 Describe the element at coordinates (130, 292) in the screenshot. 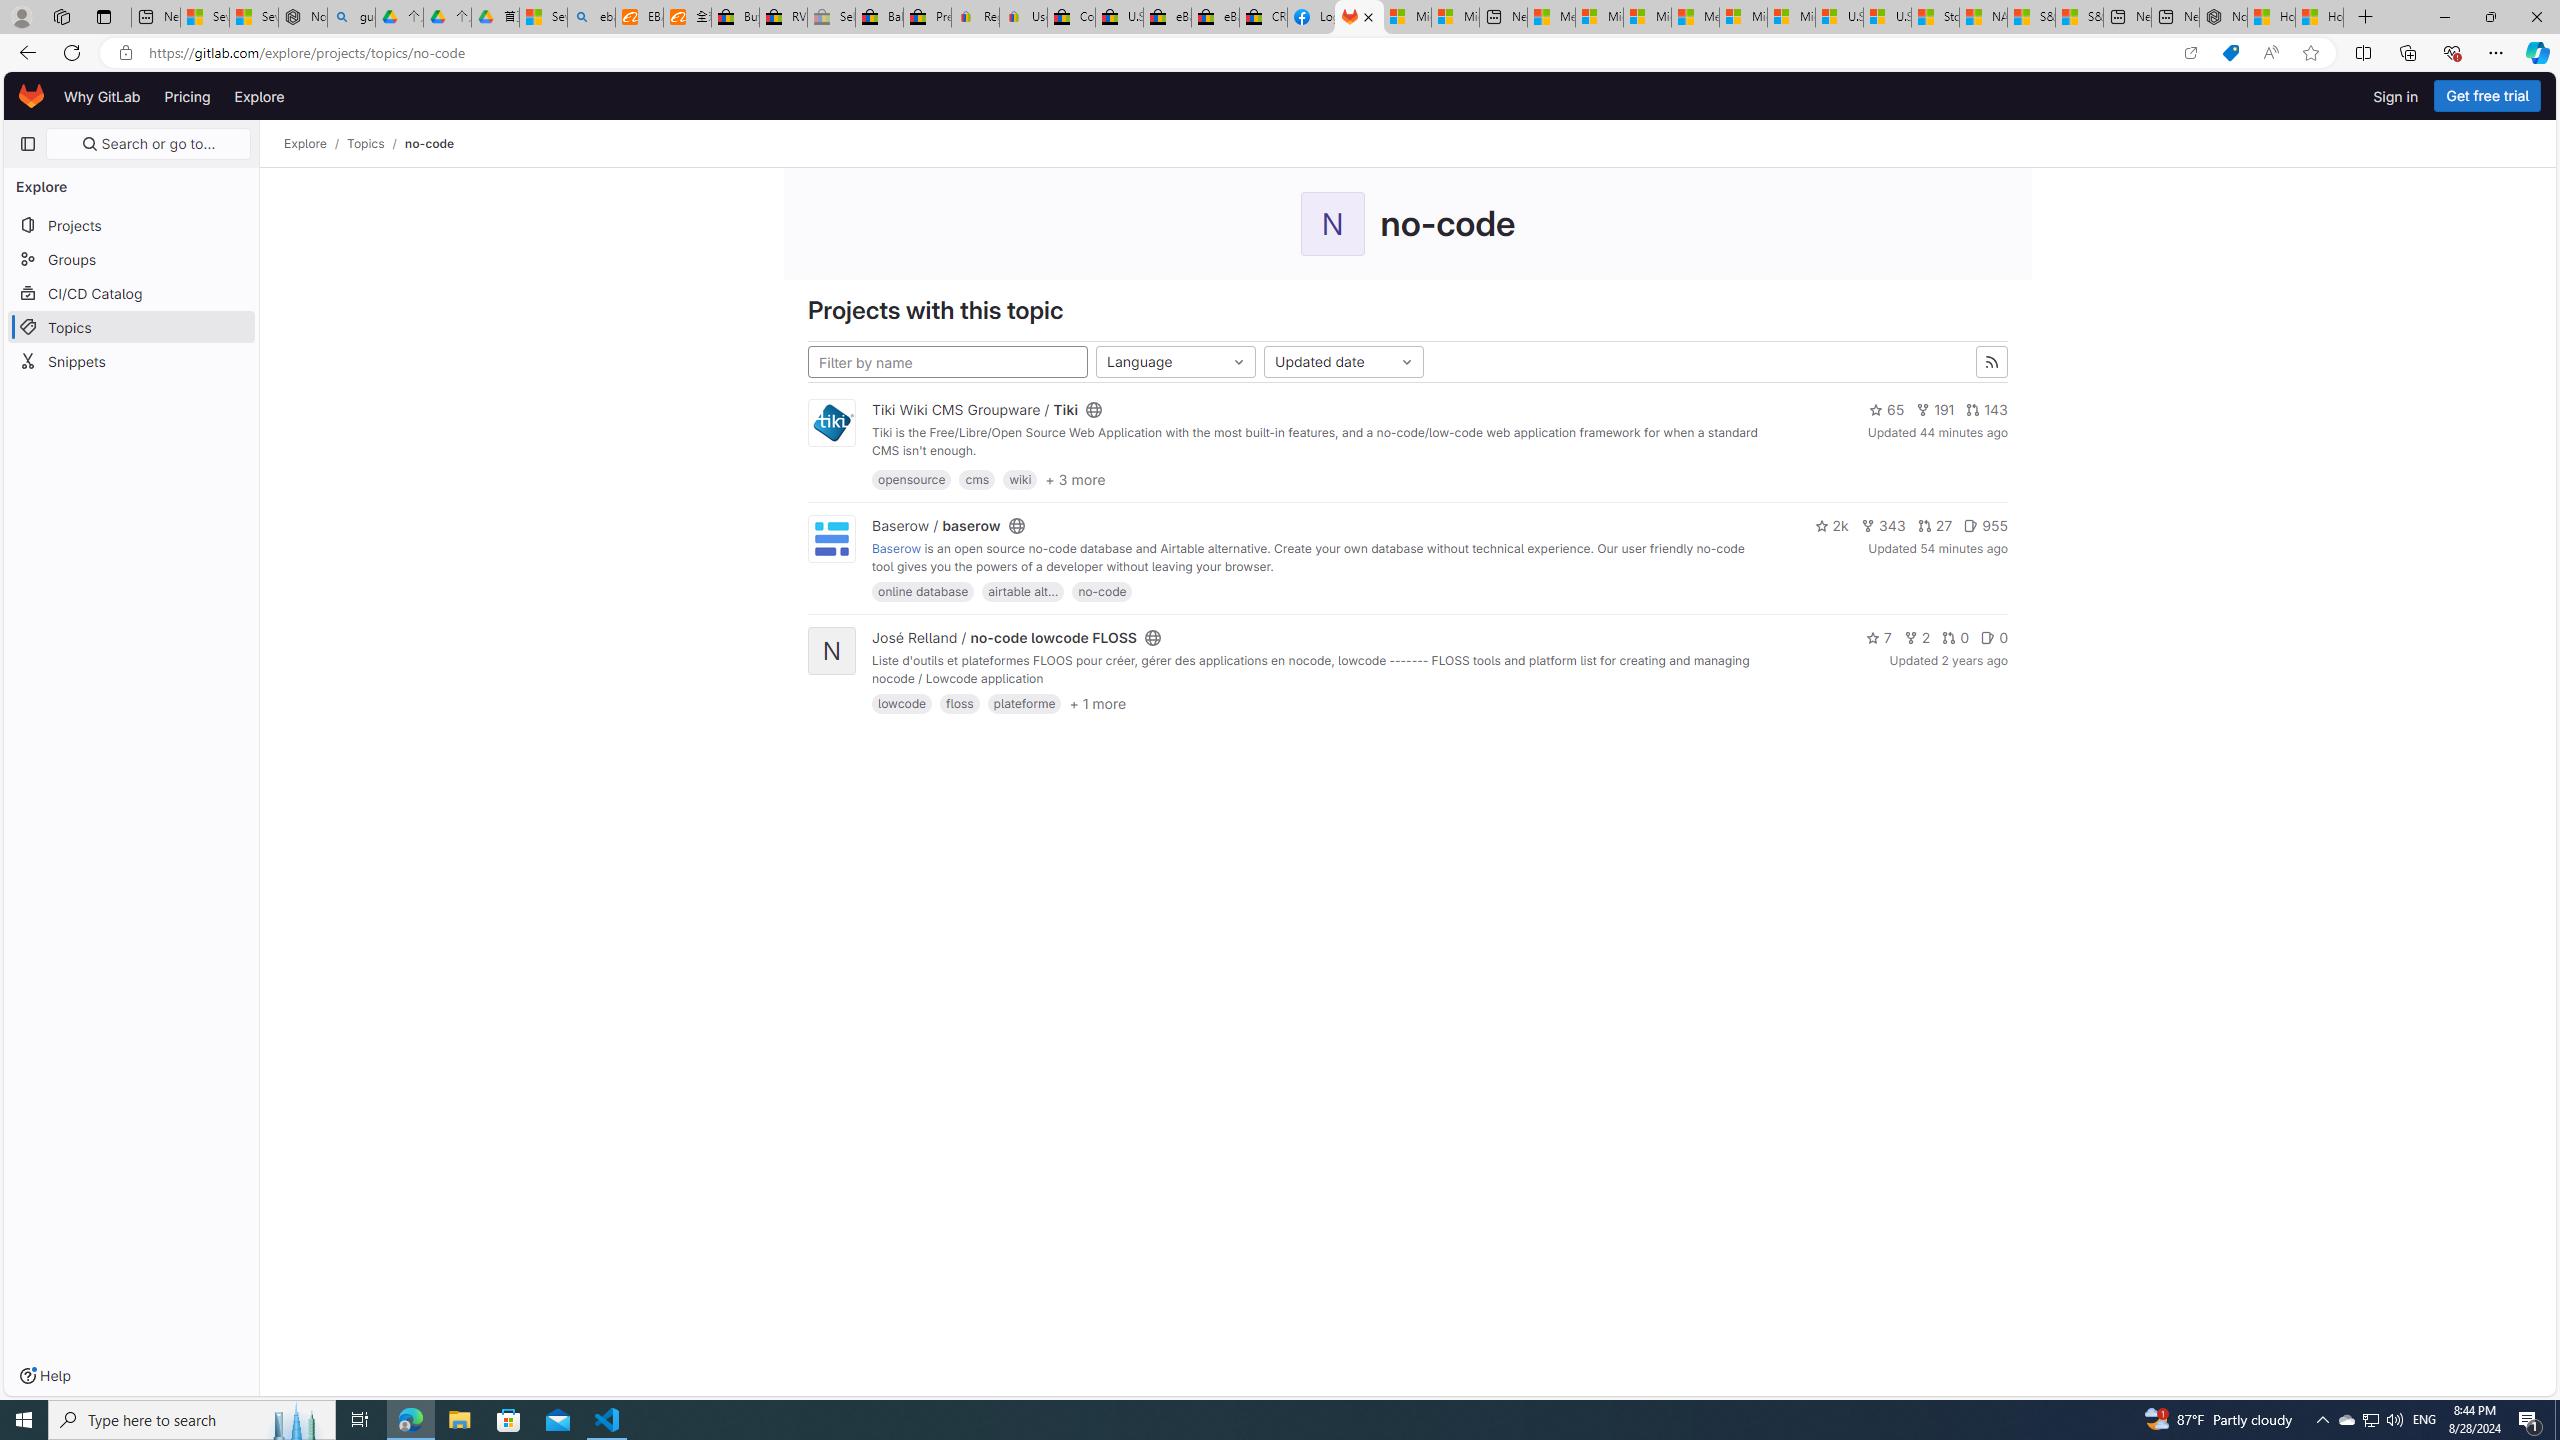

I see `'CI/CD Catalog'` at that location.